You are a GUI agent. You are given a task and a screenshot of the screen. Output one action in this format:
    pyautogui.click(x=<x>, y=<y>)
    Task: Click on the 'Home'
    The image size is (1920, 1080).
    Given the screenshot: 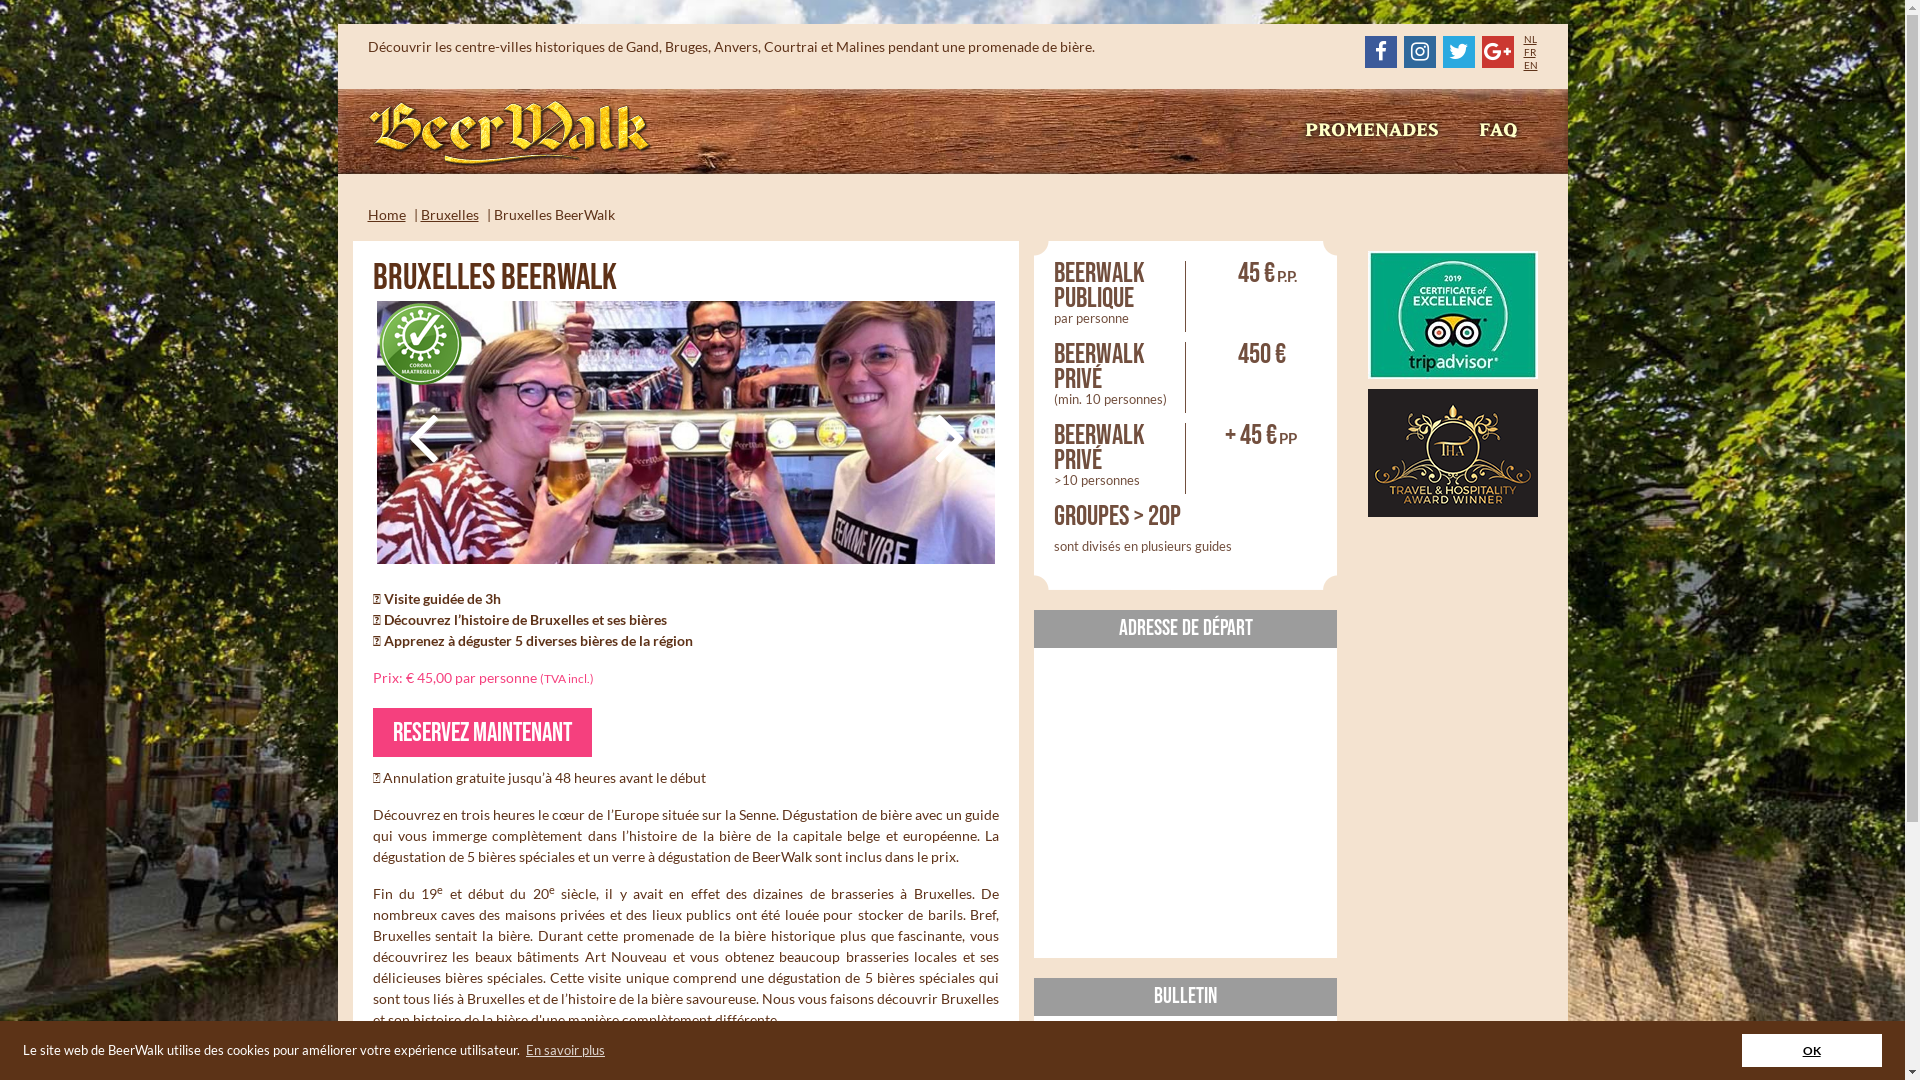 What is the action you would take?
    pyautogui.click(x=387, y=214)
    